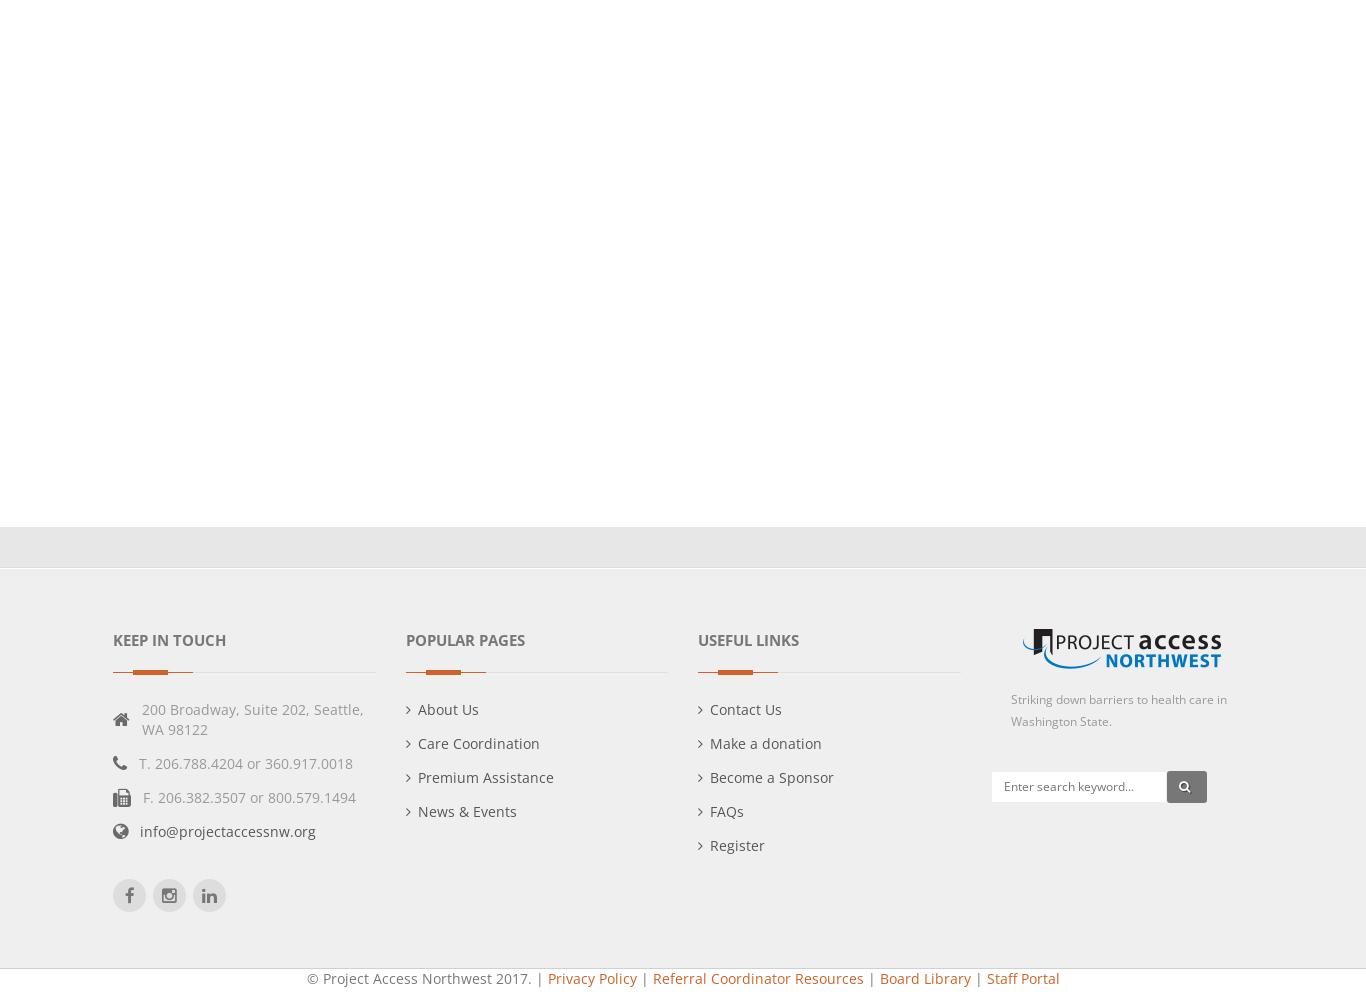  I want to click on '200 Broadway, Suite 202, Seattle, WA 98122', so click(252, 717).